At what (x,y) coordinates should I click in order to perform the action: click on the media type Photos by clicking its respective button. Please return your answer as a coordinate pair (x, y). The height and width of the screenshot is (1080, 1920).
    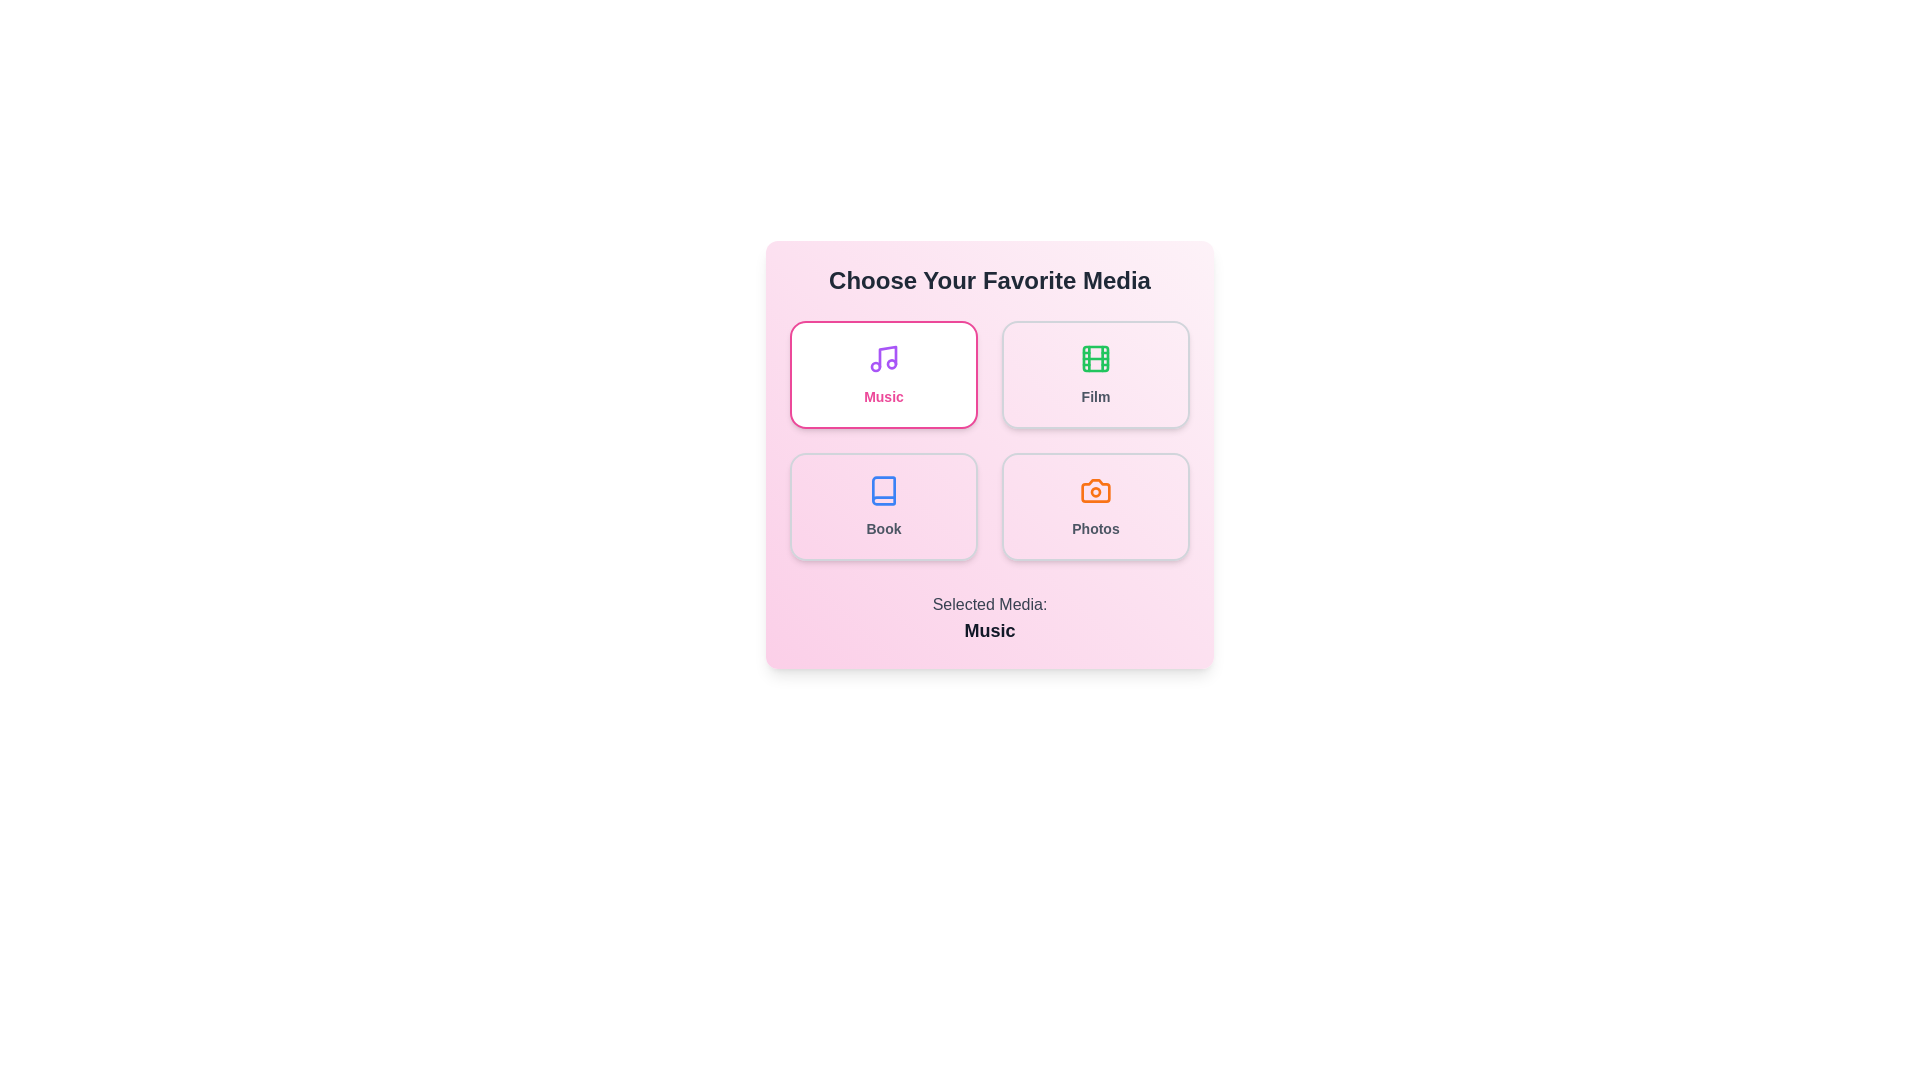
    Looking at the image, I should click on (1094, 505).